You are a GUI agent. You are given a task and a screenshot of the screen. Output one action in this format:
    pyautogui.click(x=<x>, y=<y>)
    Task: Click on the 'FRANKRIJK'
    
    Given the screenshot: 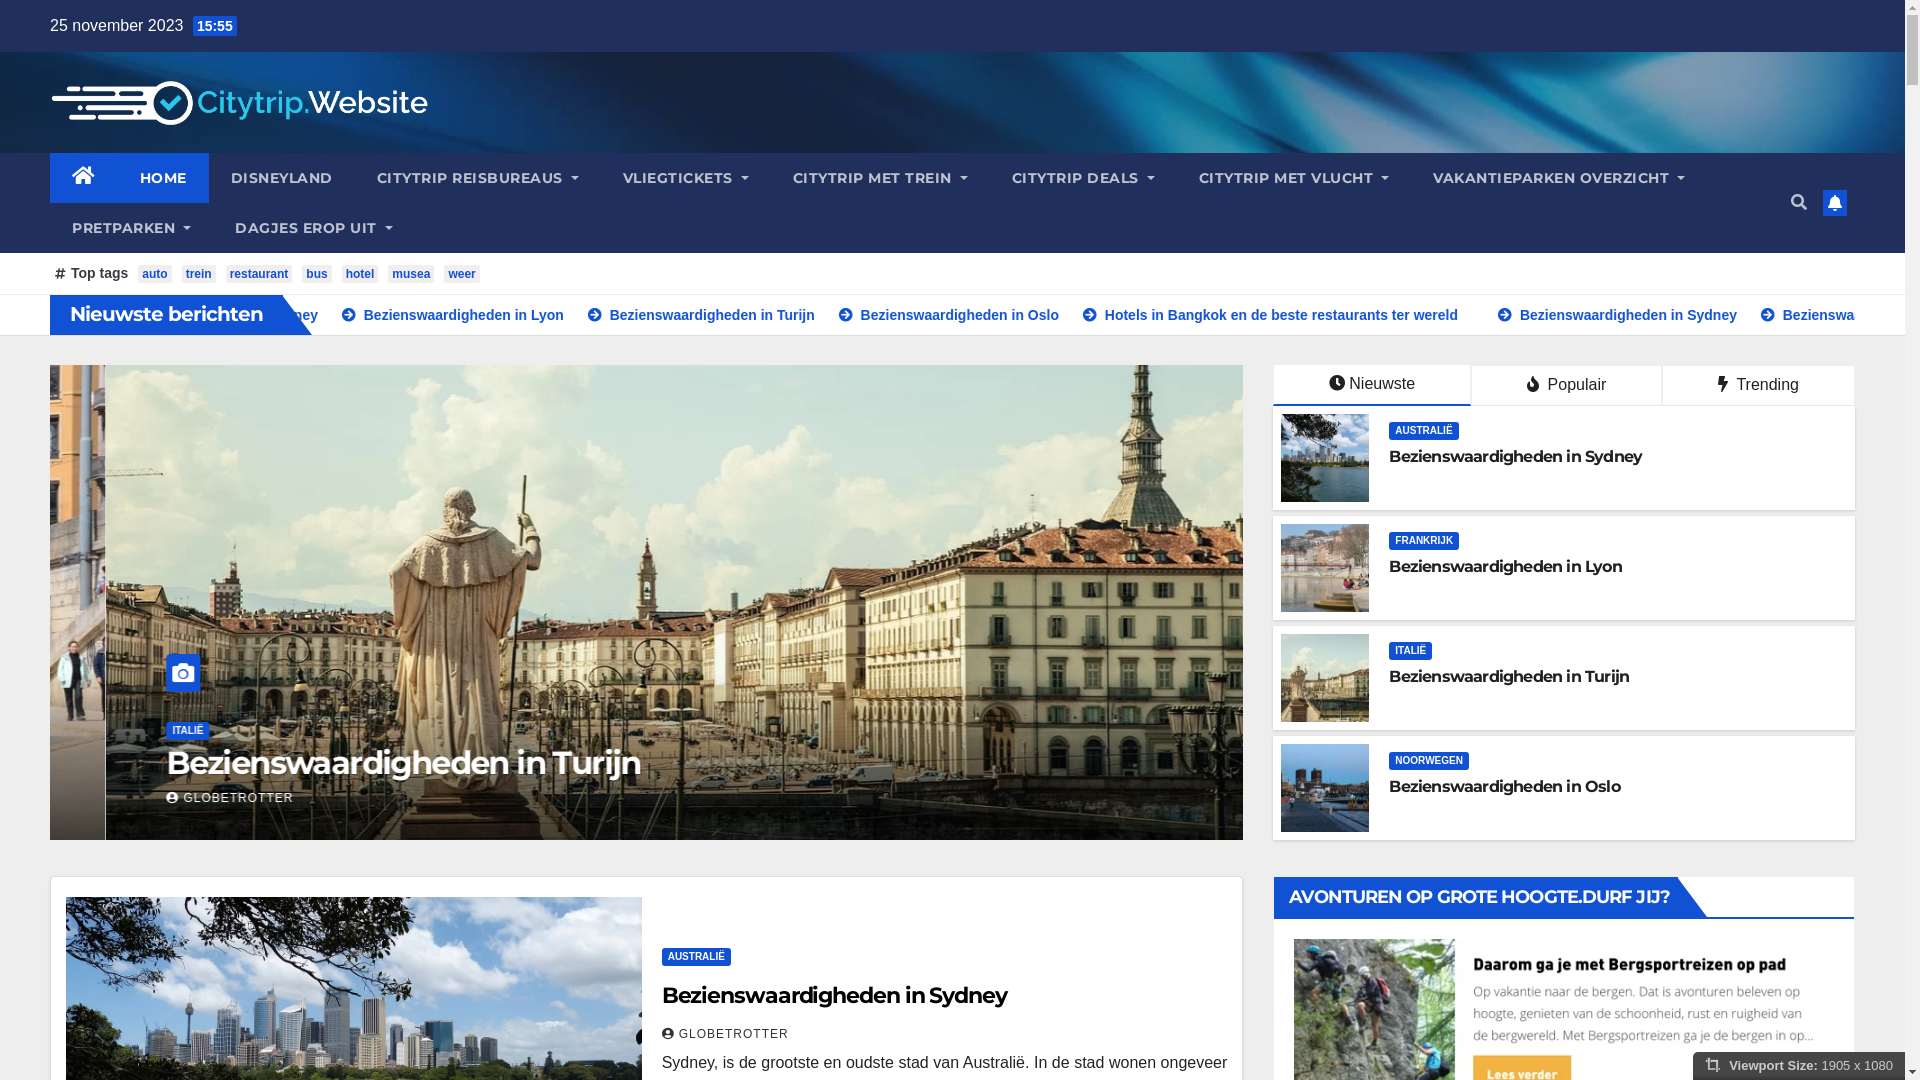 What is the action you would take?
    pyautogui.click(x=1423, y=540)
    